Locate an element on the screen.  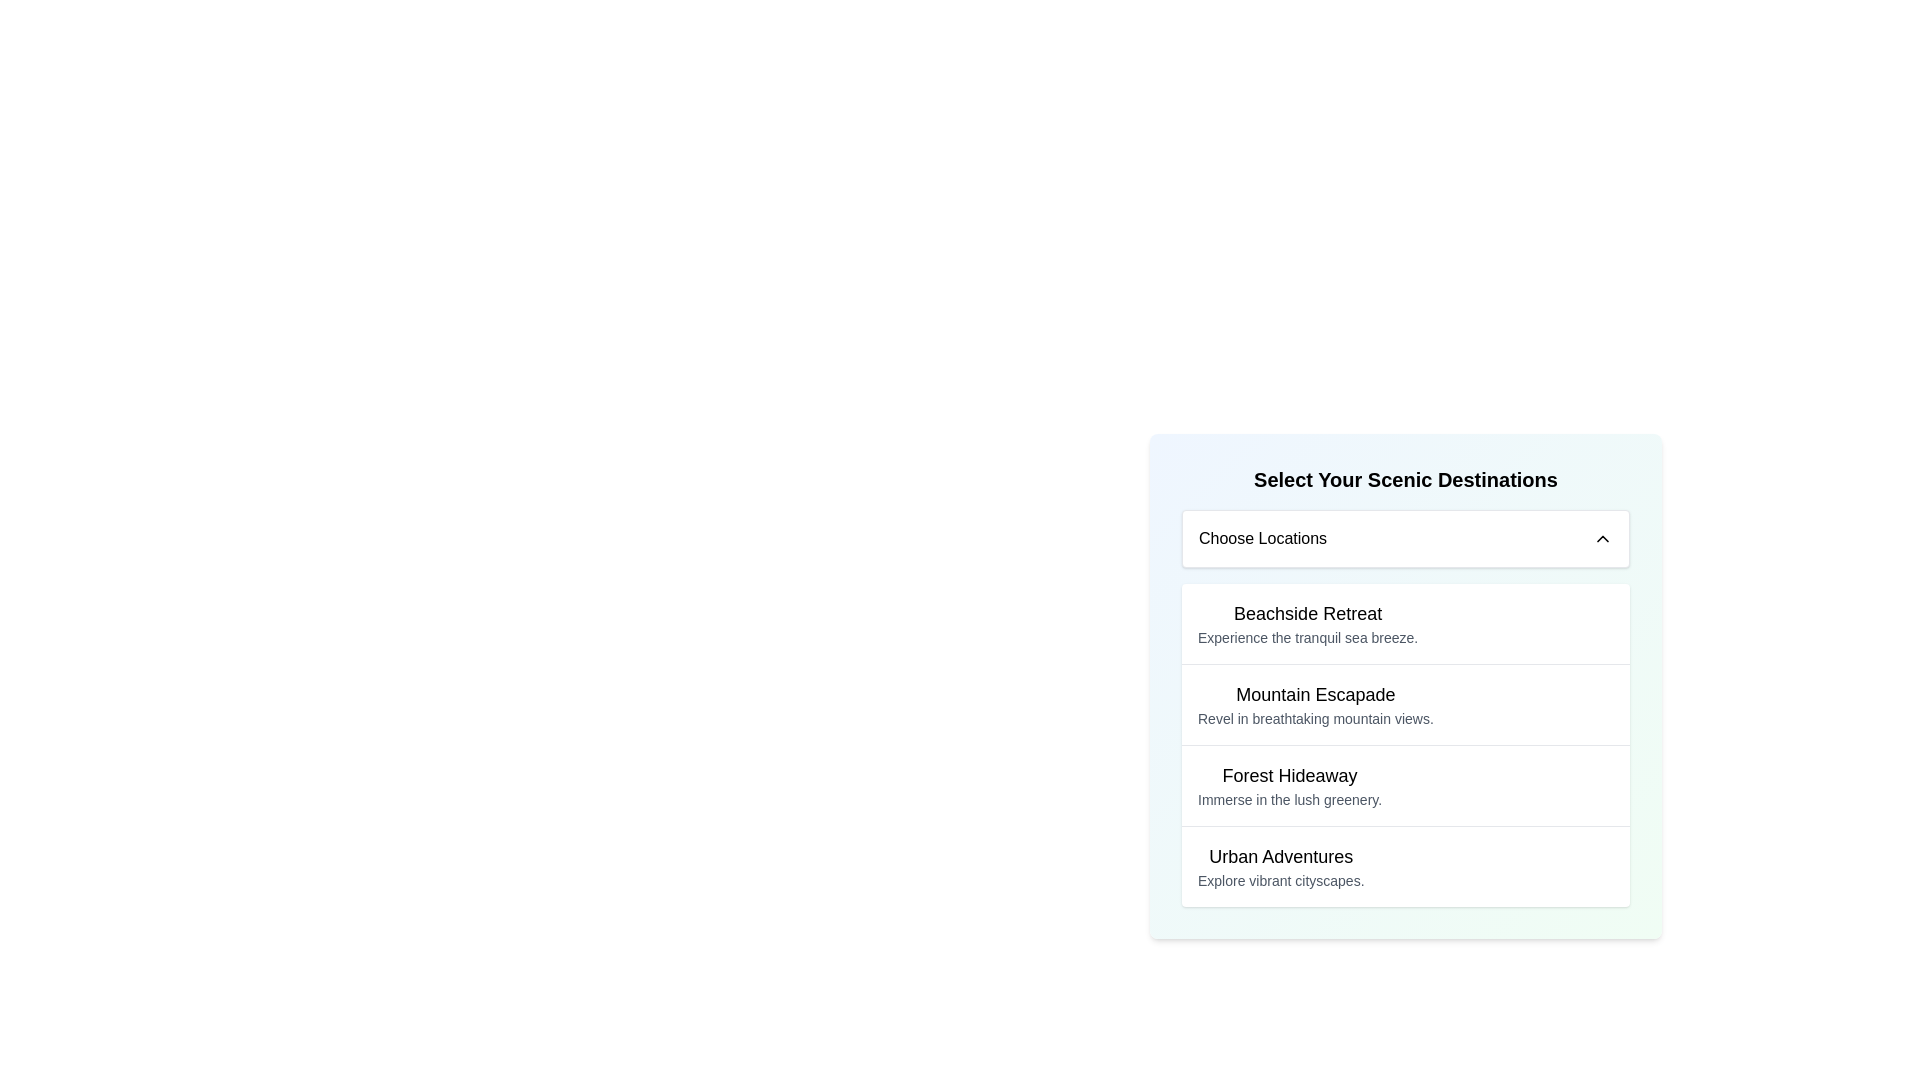
the 'Urban Adventures' text label, which is the header of the fourth list item under 'Select Your Scenic Destinations' is located at coordinates (1281, 855).